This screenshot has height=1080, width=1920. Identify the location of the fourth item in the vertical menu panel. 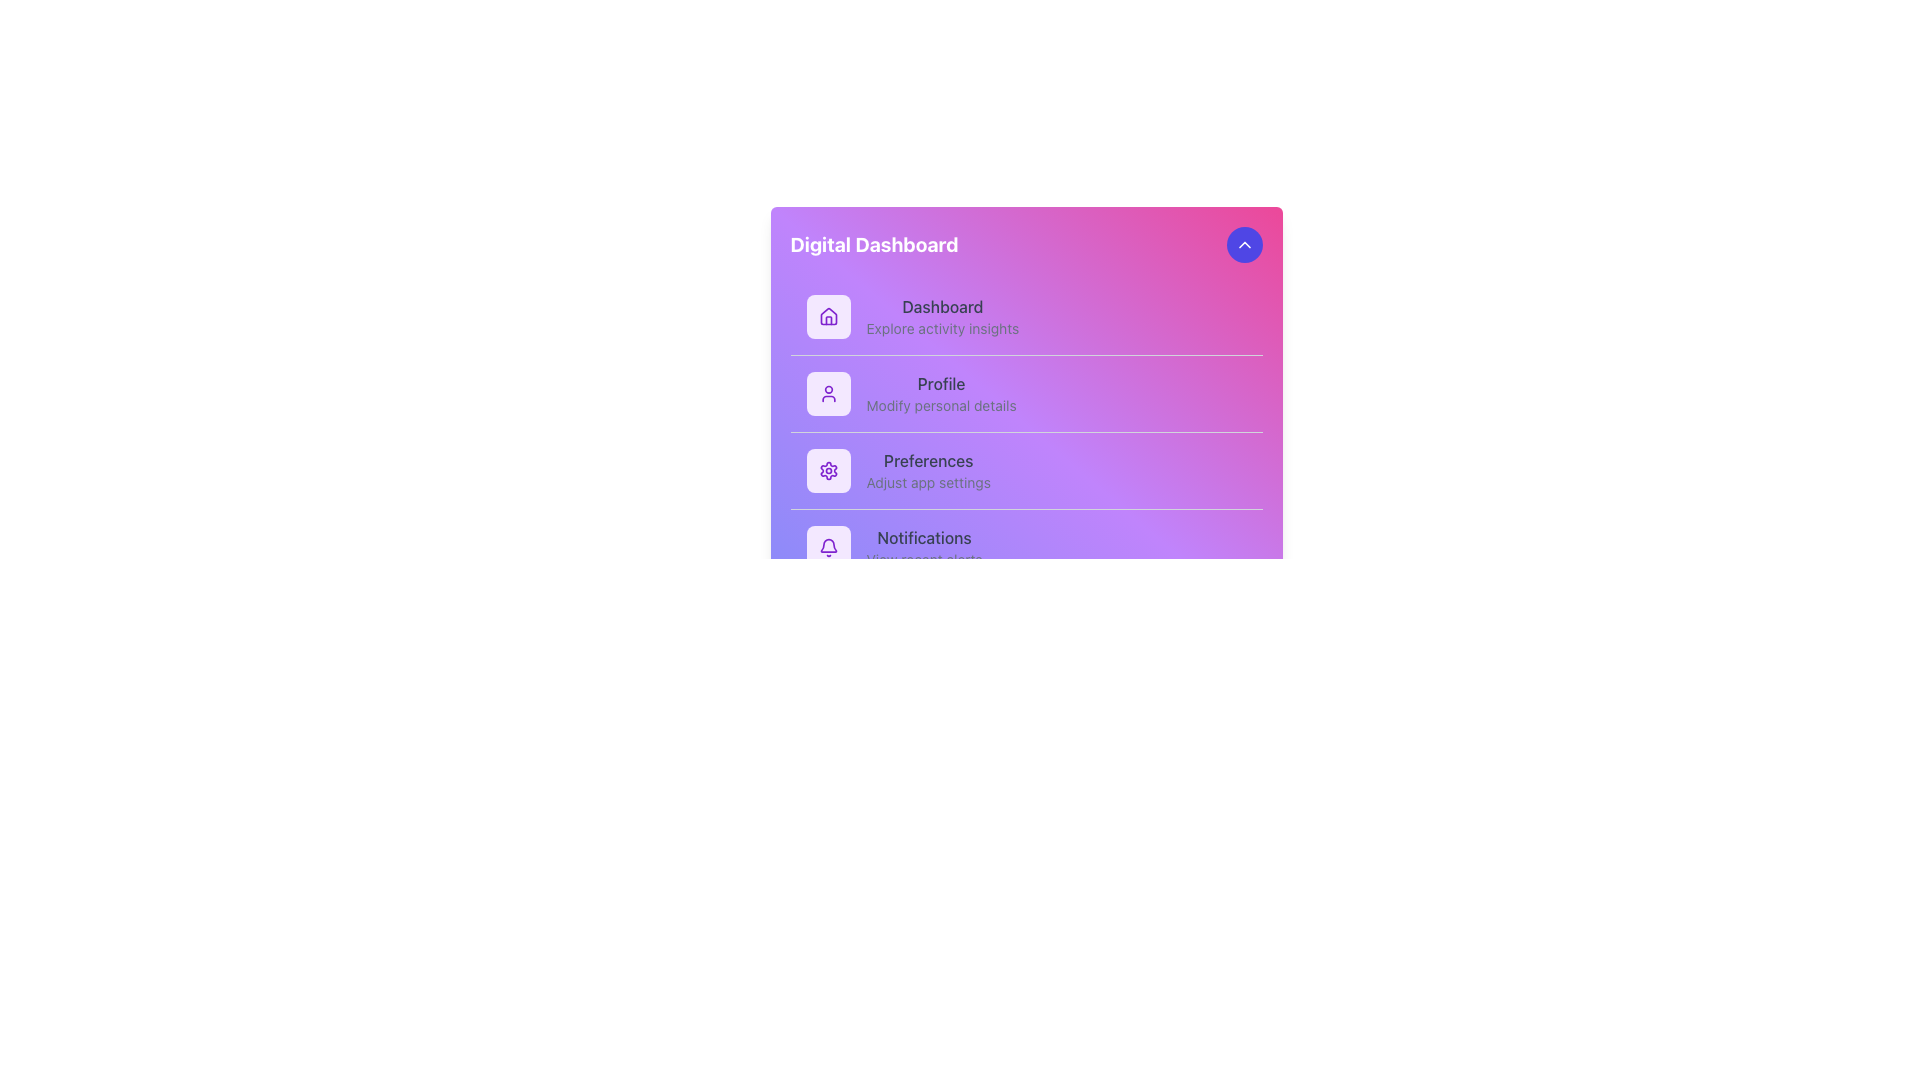
(1026, 547).